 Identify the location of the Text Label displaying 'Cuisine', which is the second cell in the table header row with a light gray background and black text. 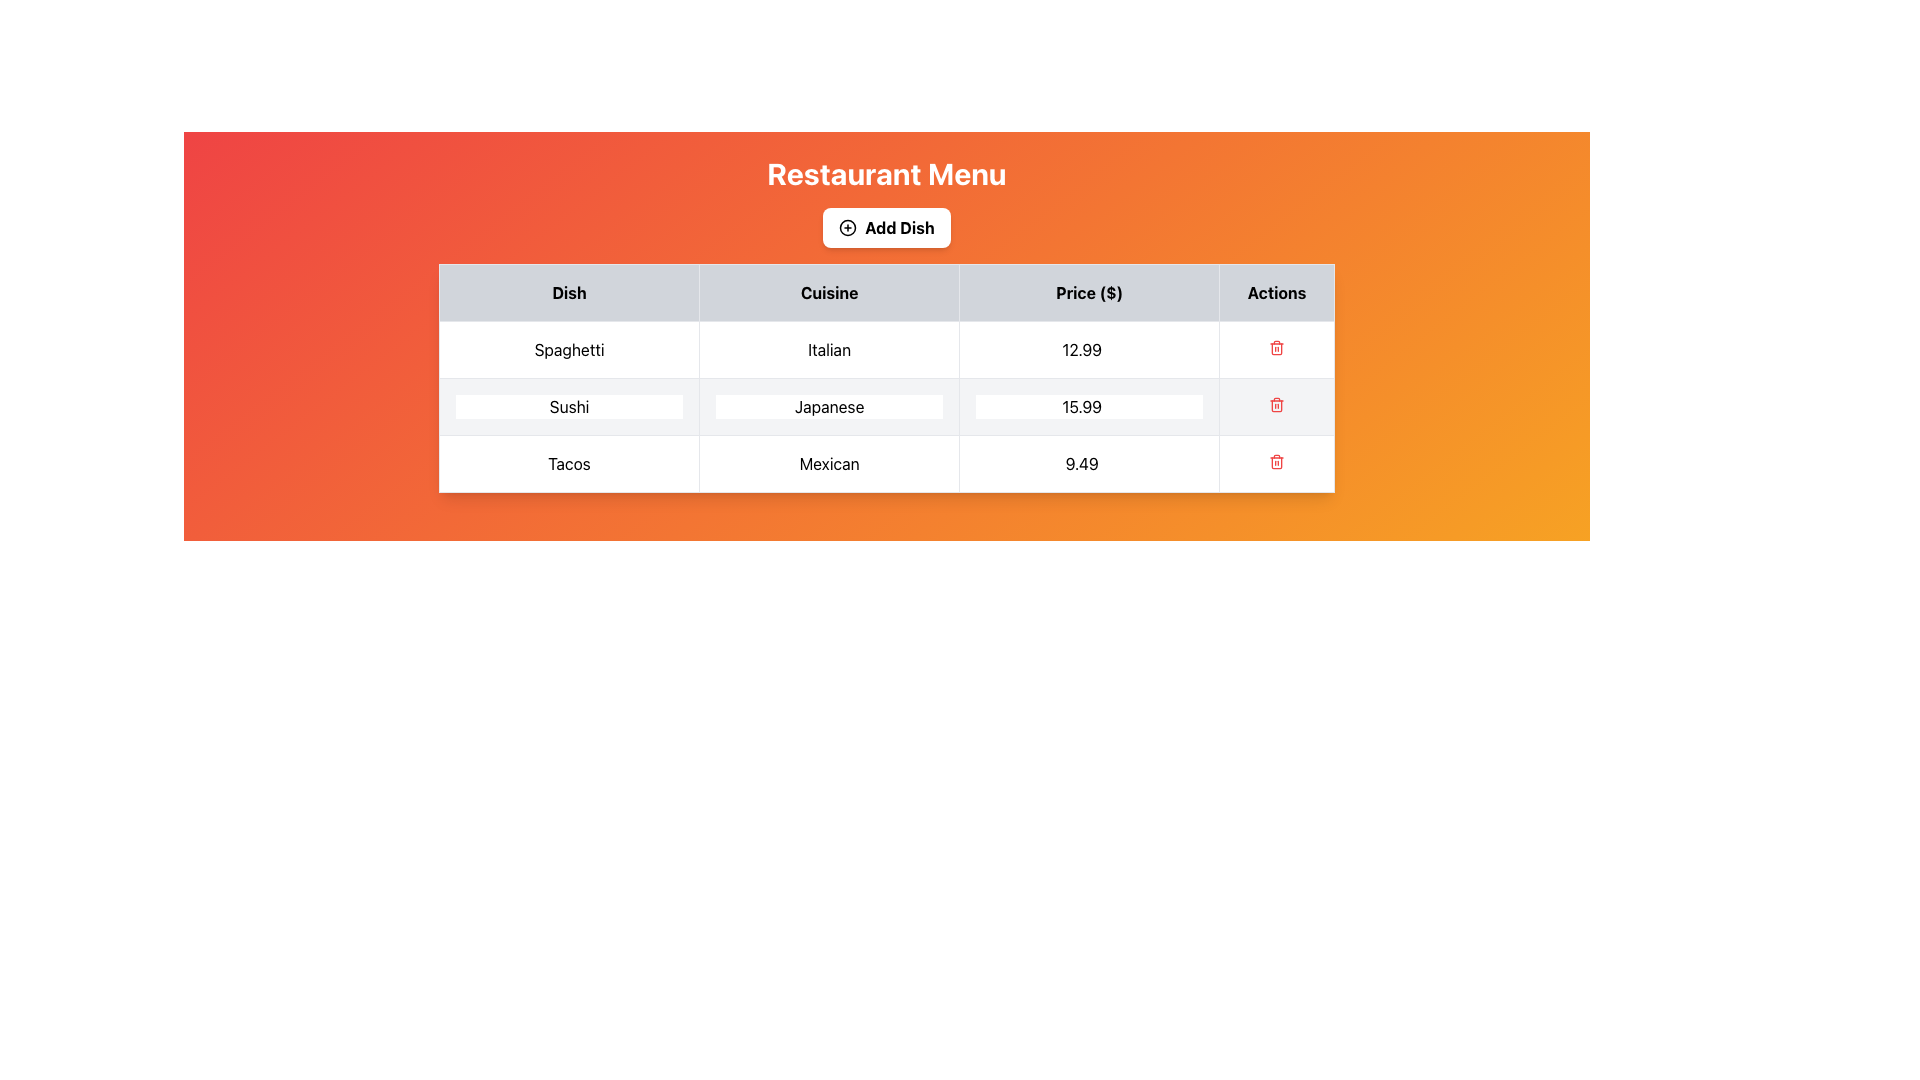
(829, 293).